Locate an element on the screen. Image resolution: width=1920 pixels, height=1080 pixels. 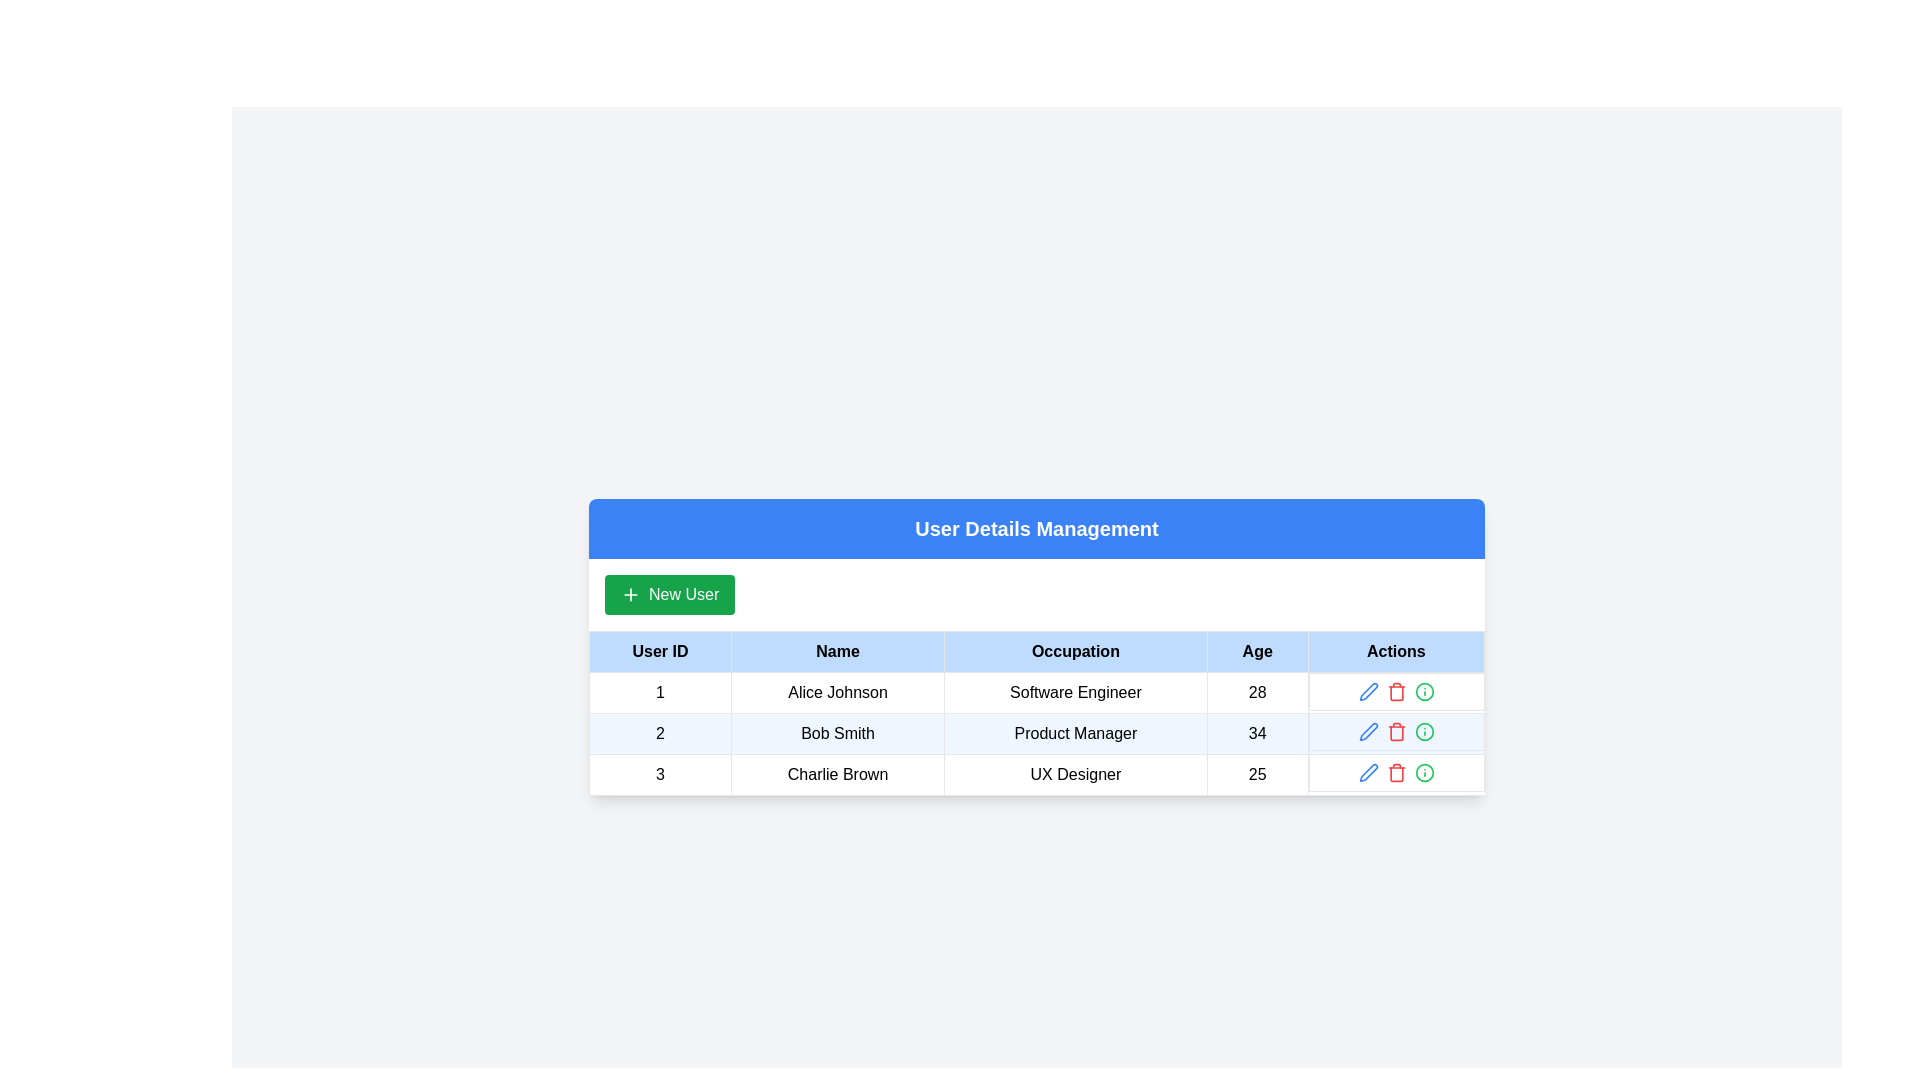
the table cell displaying the user ID number '1' located in the first row and first column of the 'User Details Management' table is located at coordinates (660, 691).